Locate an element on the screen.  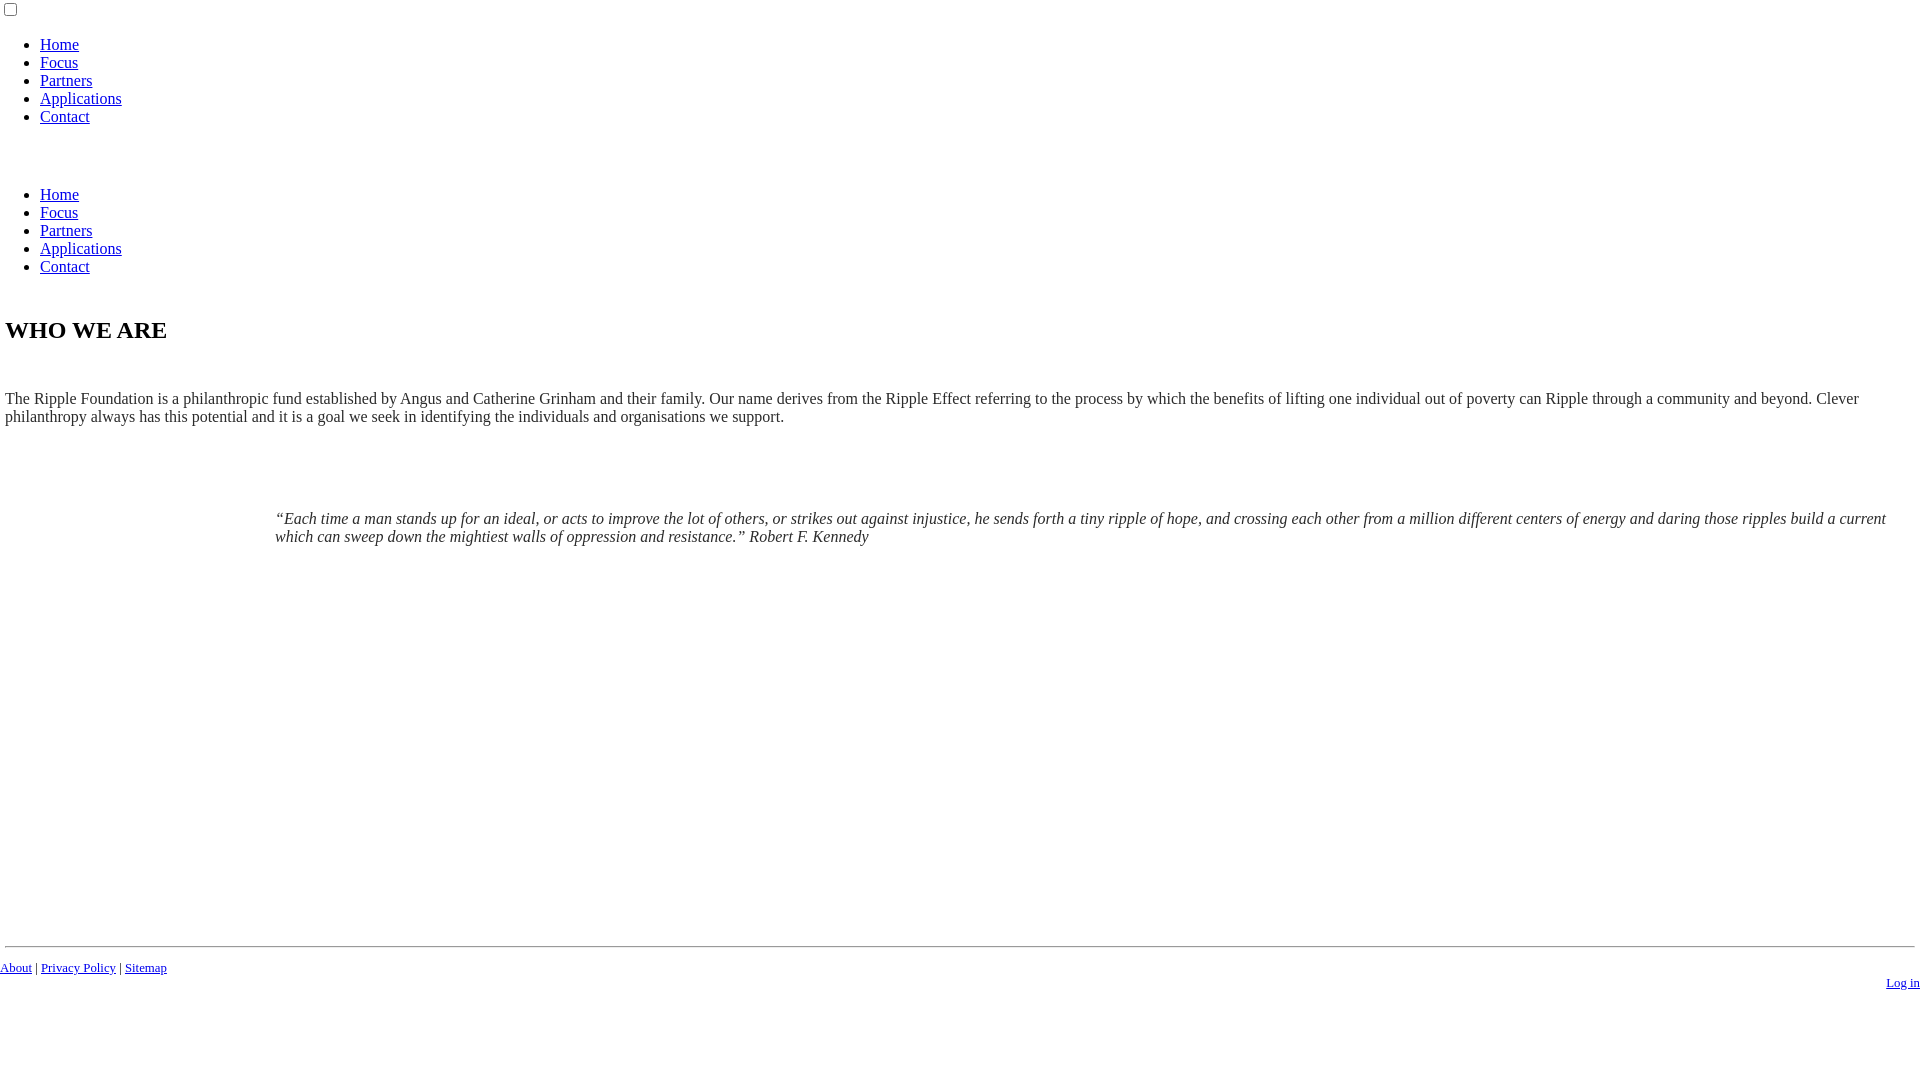
'Contact' is located at coordinates (65, 265).